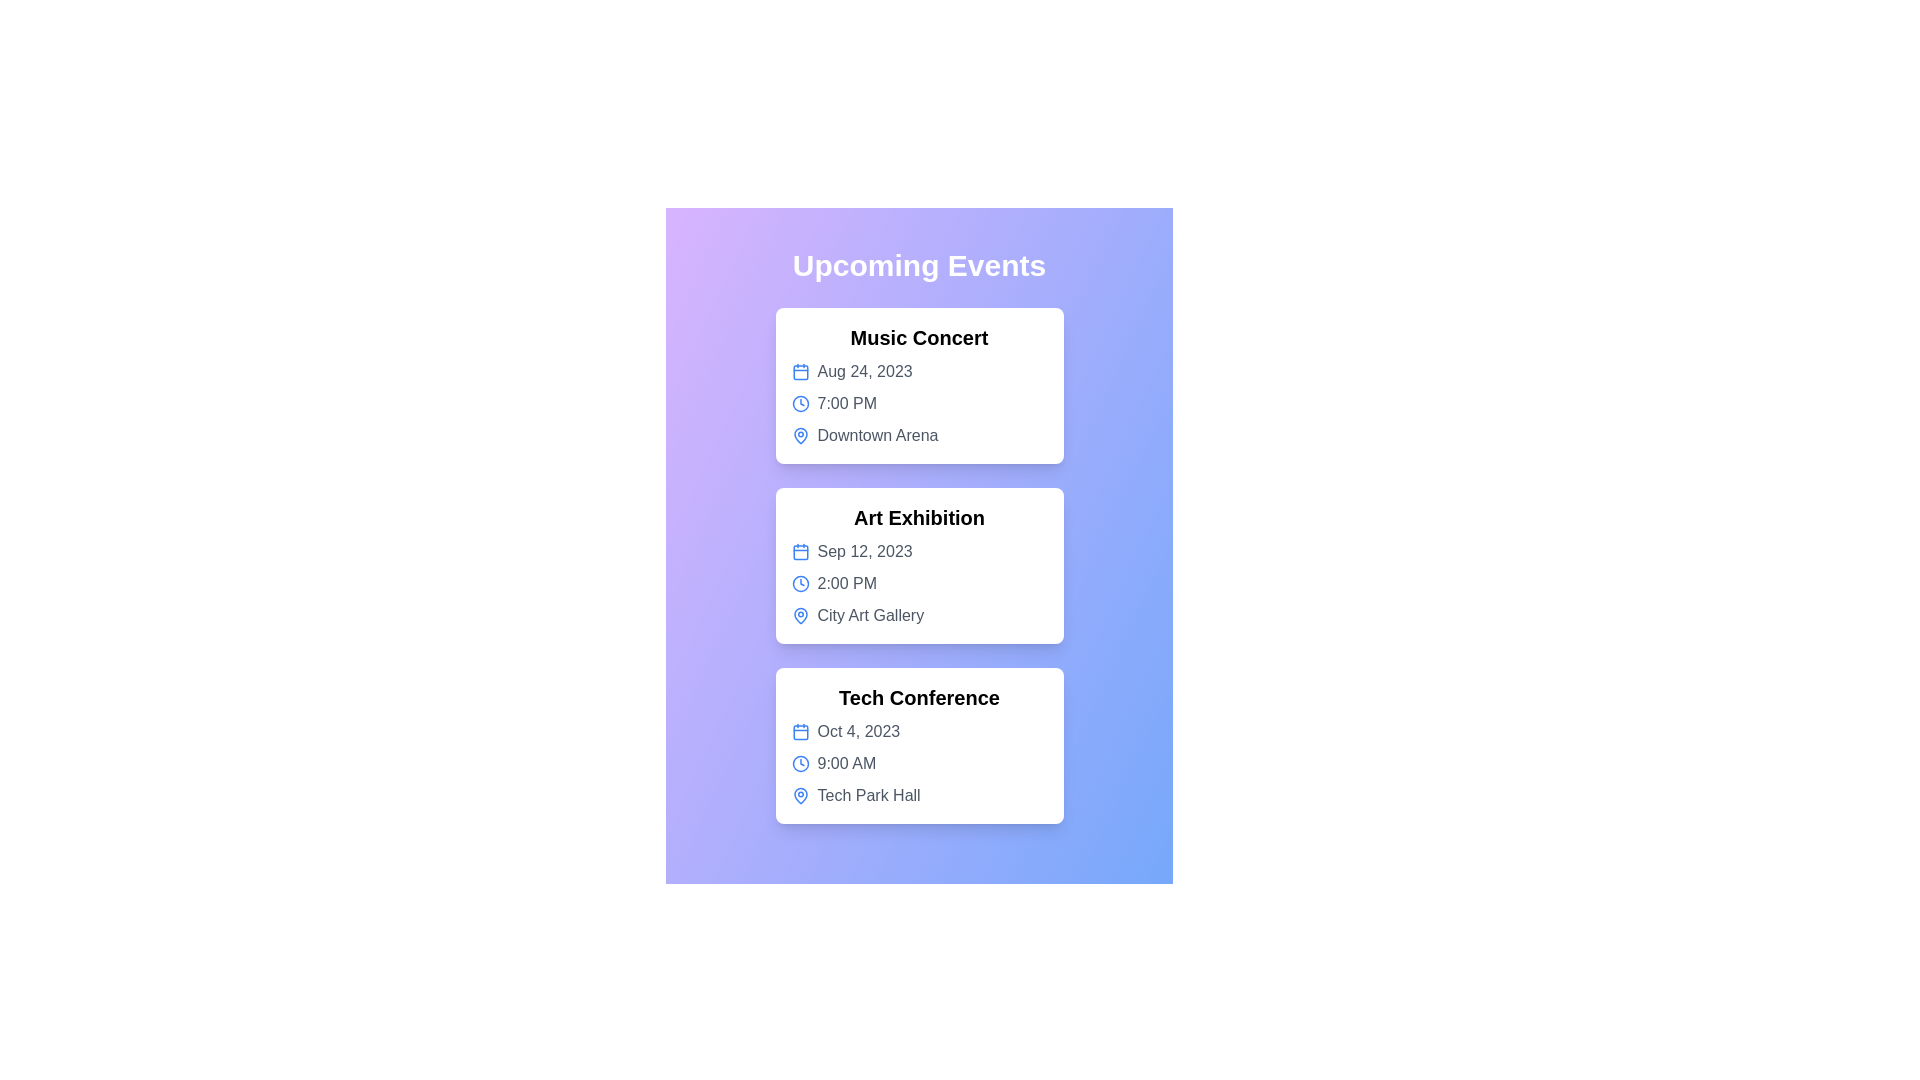  I want to click on the 'City Art Gallery' text element, which is accompanied by a blue map pin icon, located within the 'Art Exhibition' card, so click(918, 615).